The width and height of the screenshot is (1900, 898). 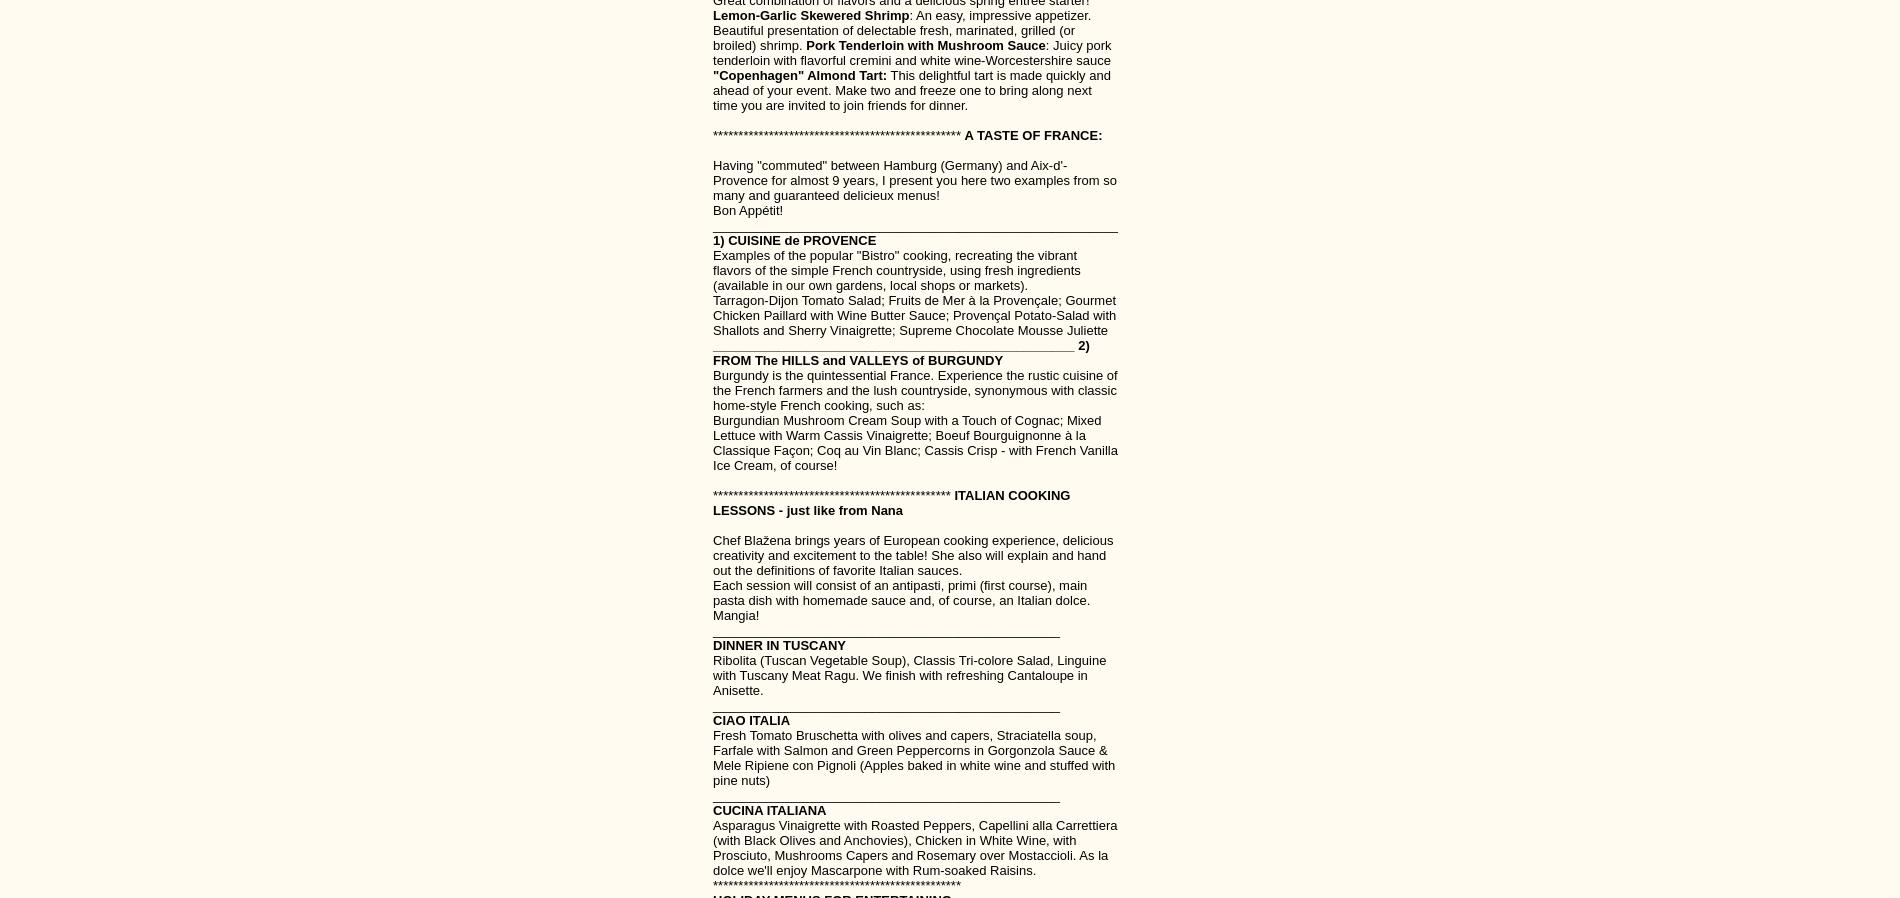 What do you see at coordinates (914, 442) in the screenshot?
I see `'Burgundian Mushroom Cream Soup with a Touch of Cognac; Mixed Lettuce with Warm Cassis Vinaigrette; Boeuf Bourguignonne à la Classique Façon; Coq au Vin Blanc; Cassis Crisp - with French Vanilla Ice Cream, of course!'` at bounding box center [914, 442].